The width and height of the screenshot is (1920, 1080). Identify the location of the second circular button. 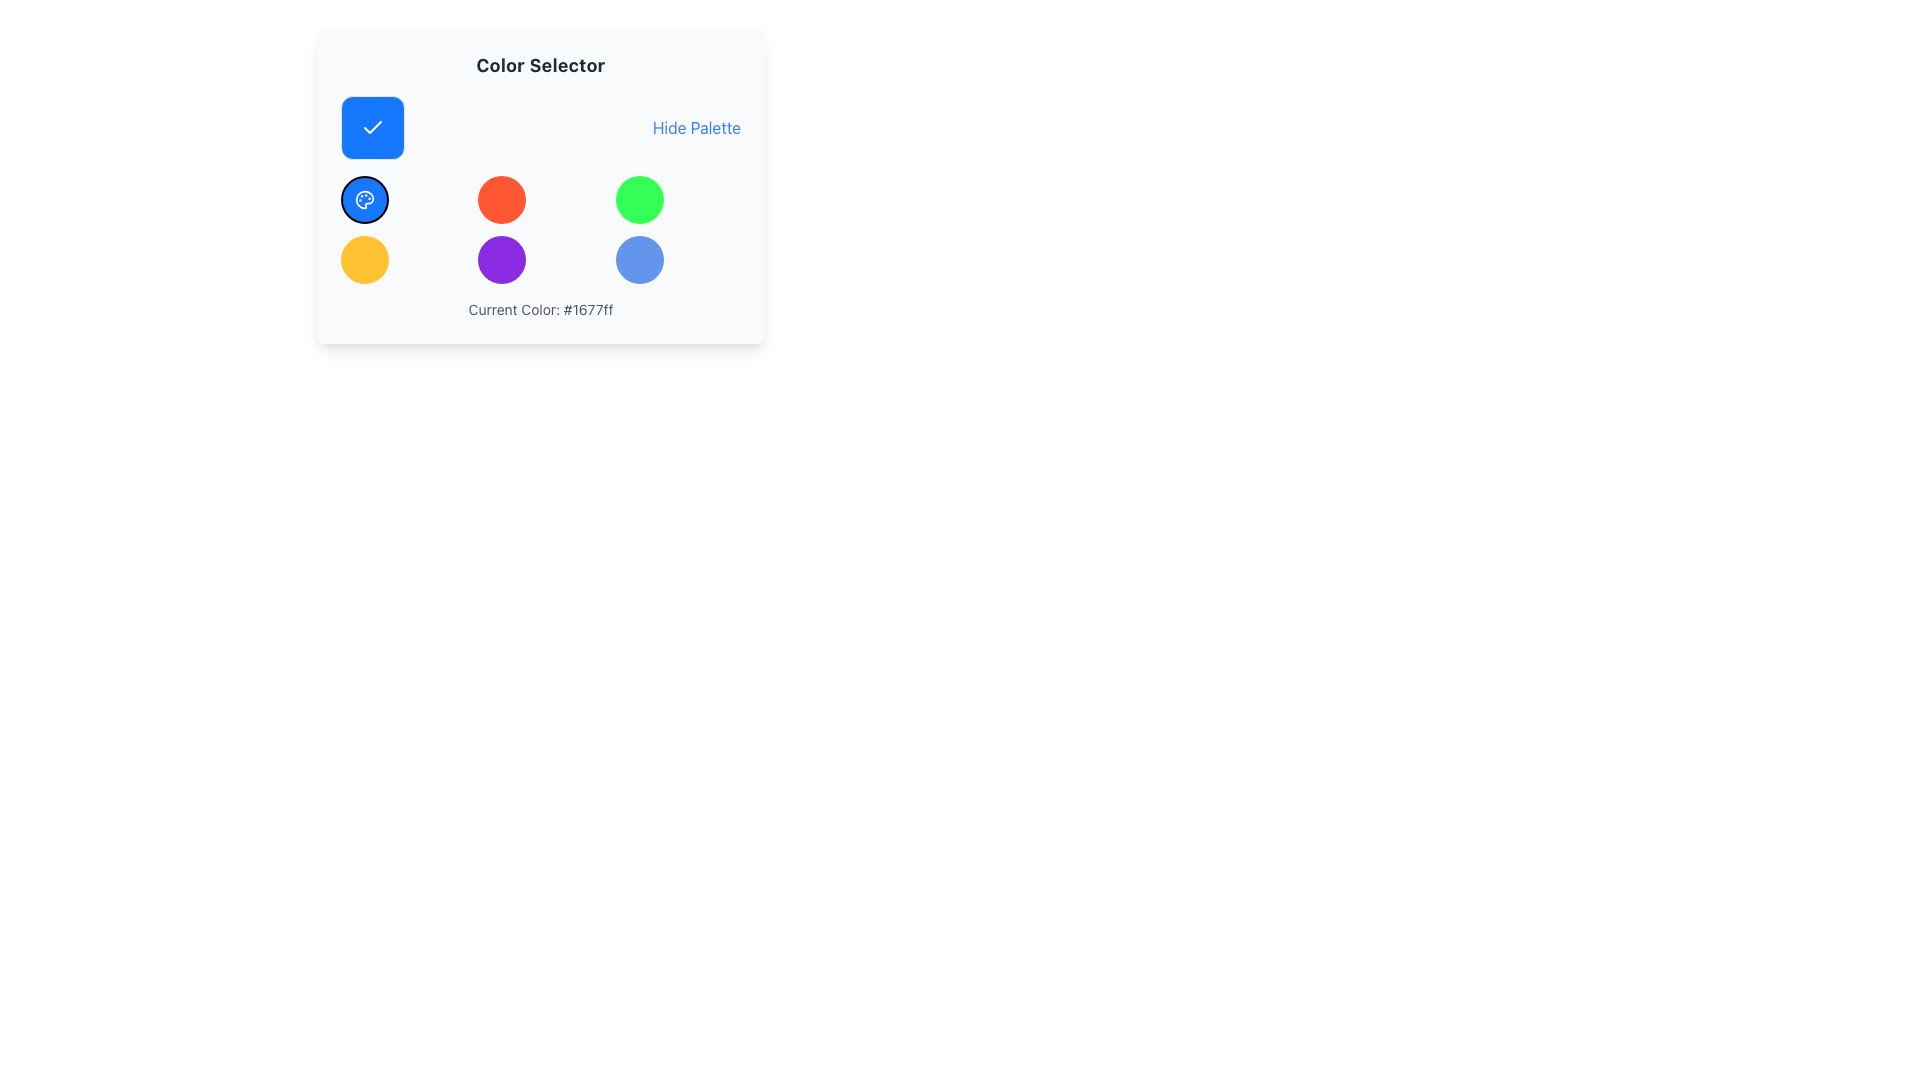
(364, 200).